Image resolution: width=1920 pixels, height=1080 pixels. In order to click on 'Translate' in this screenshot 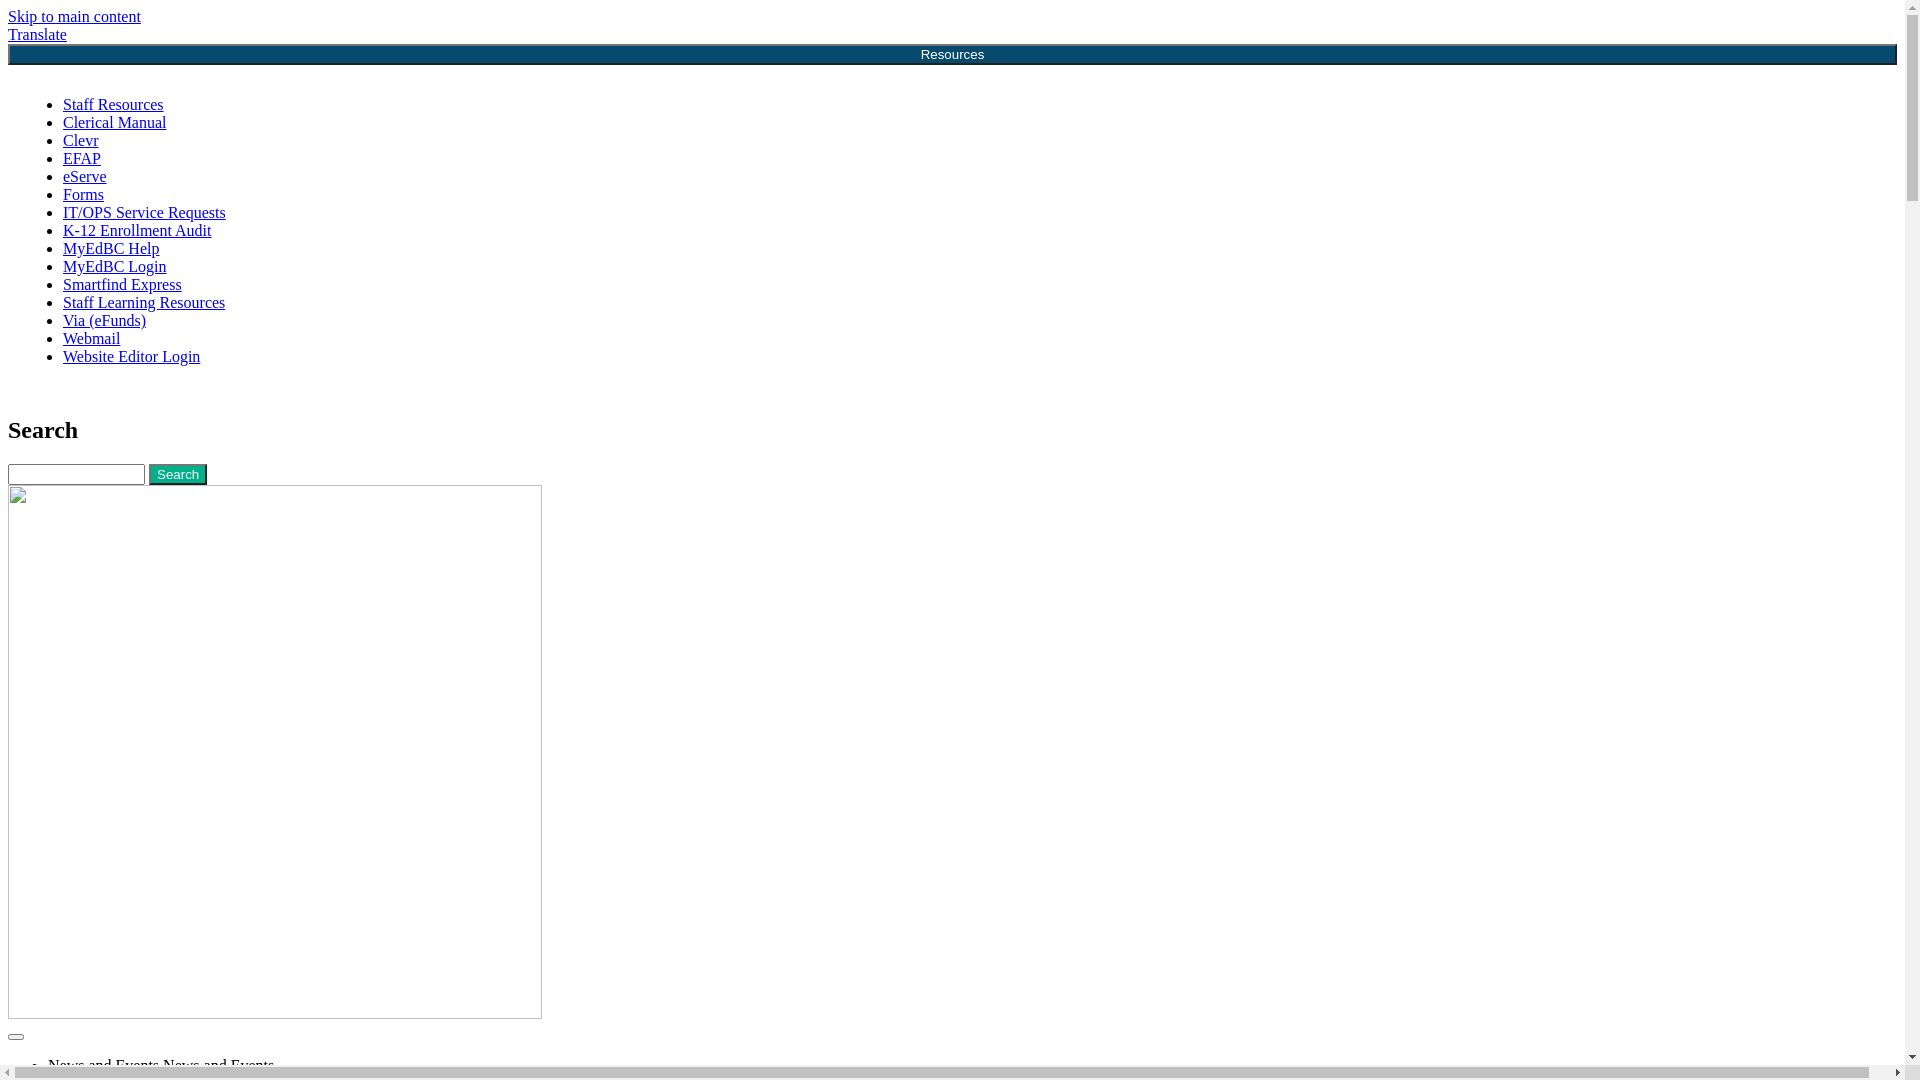, I will do `click(37, 34)`.